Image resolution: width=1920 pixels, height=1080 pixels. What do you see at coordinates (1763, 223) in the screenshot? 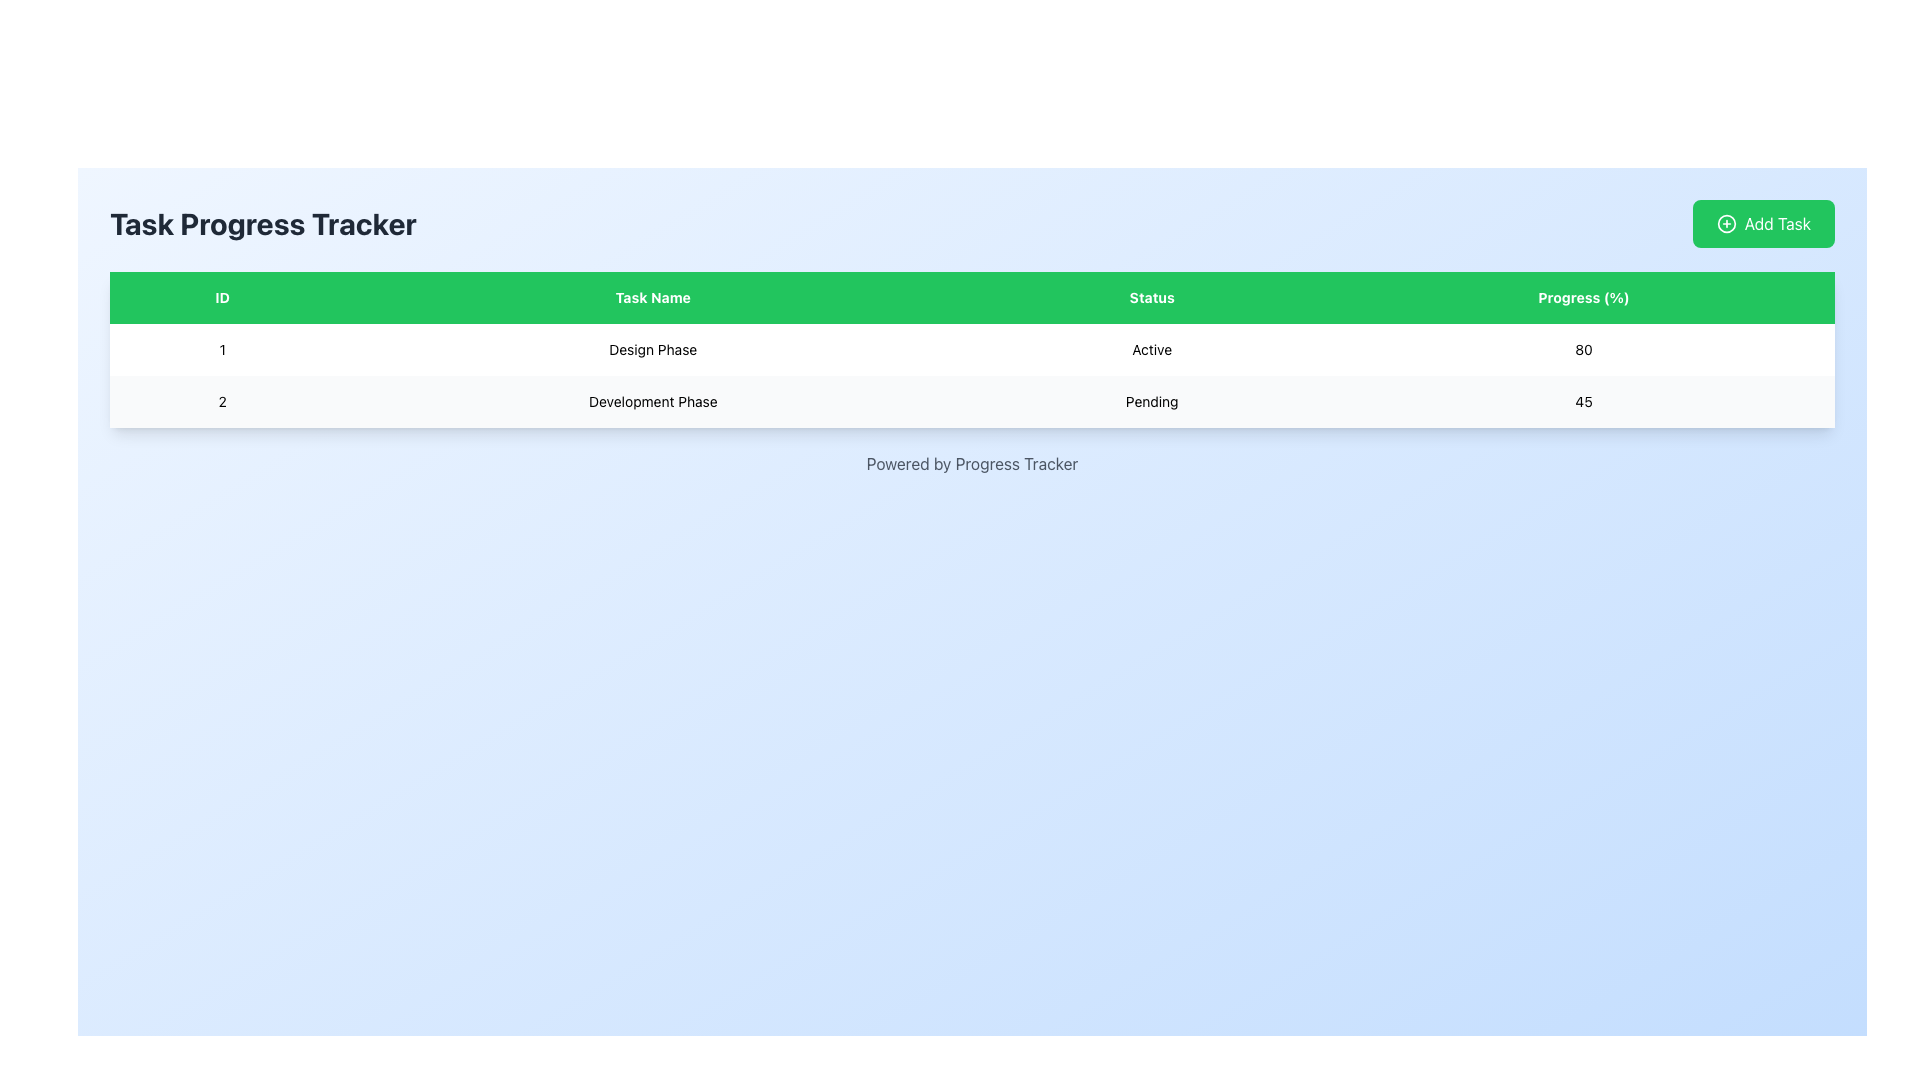
I see `the green 'Add Task' button with rounded corners and white text` at bounding box center [1763, 223].